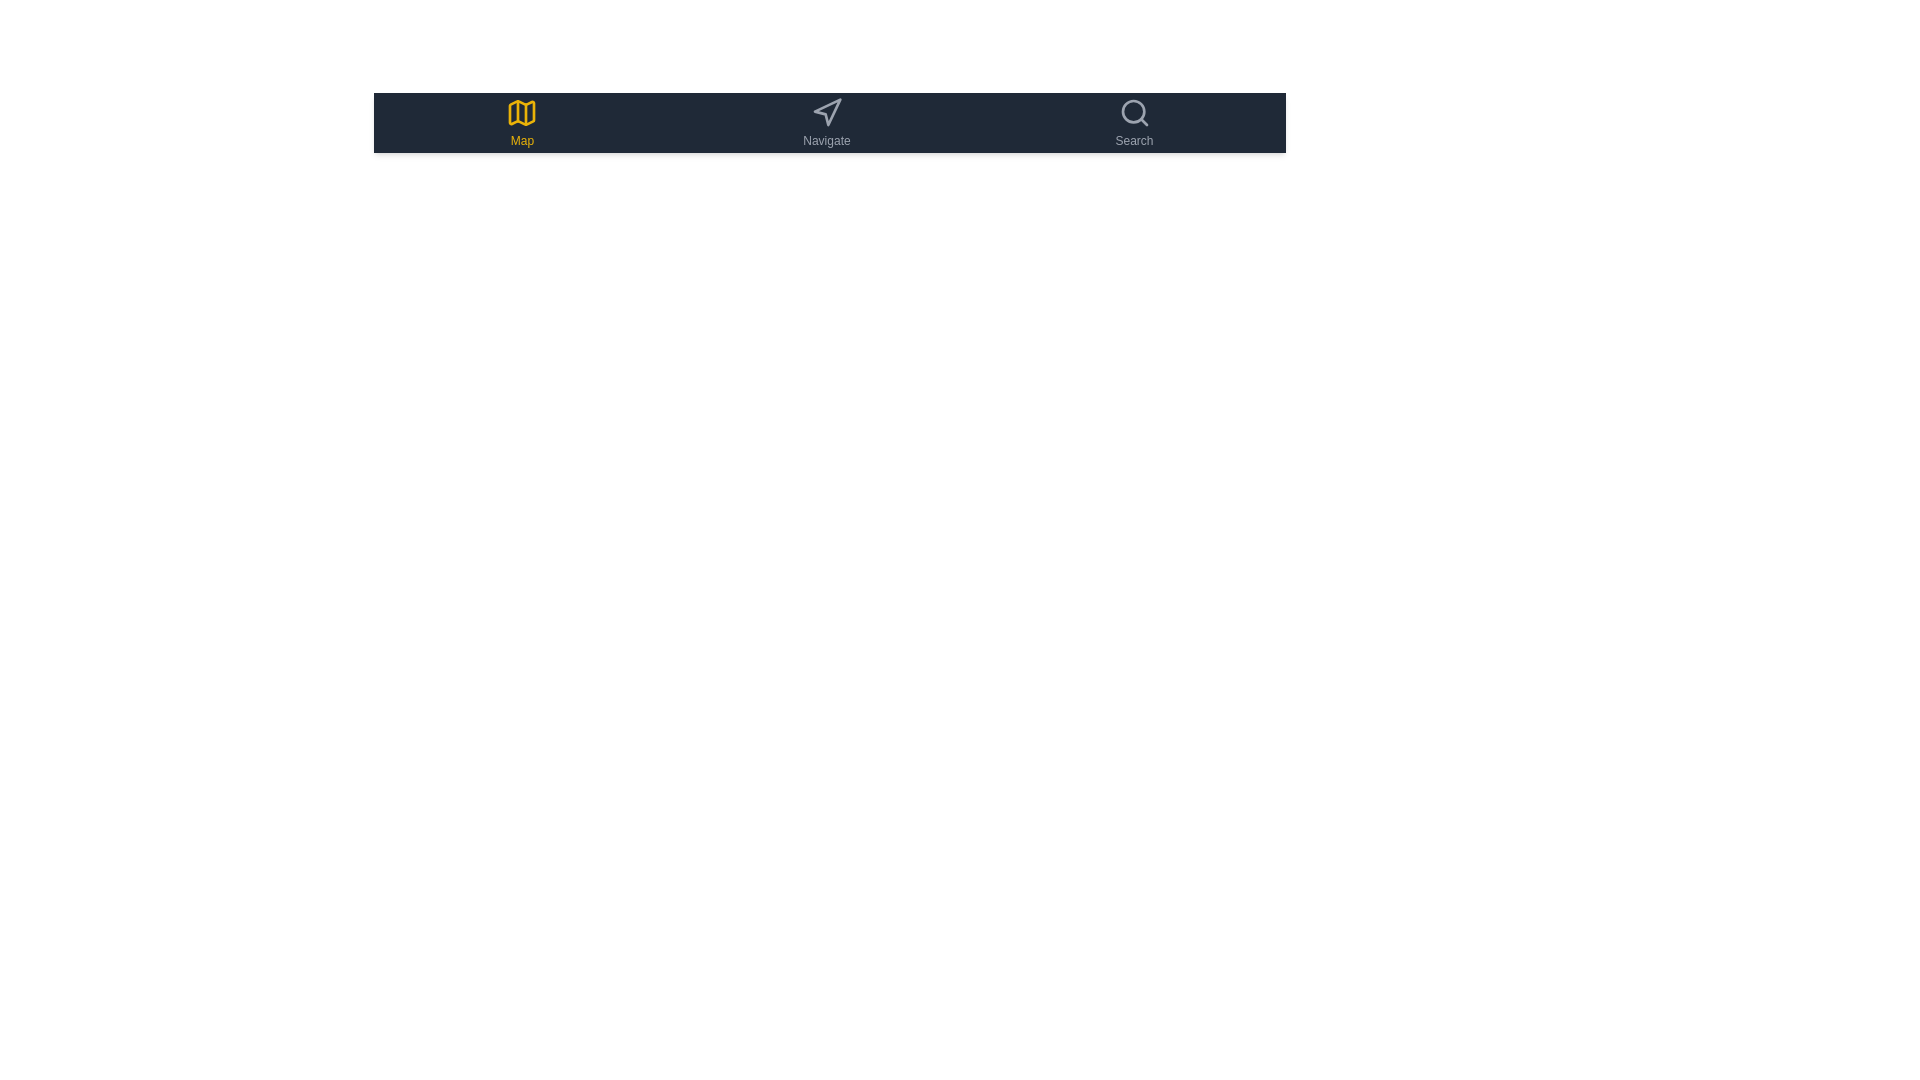  I want to click on the 'Navigate' button with an arrow icon located centrally in the top horizontal menu bar, so click(826, 123).